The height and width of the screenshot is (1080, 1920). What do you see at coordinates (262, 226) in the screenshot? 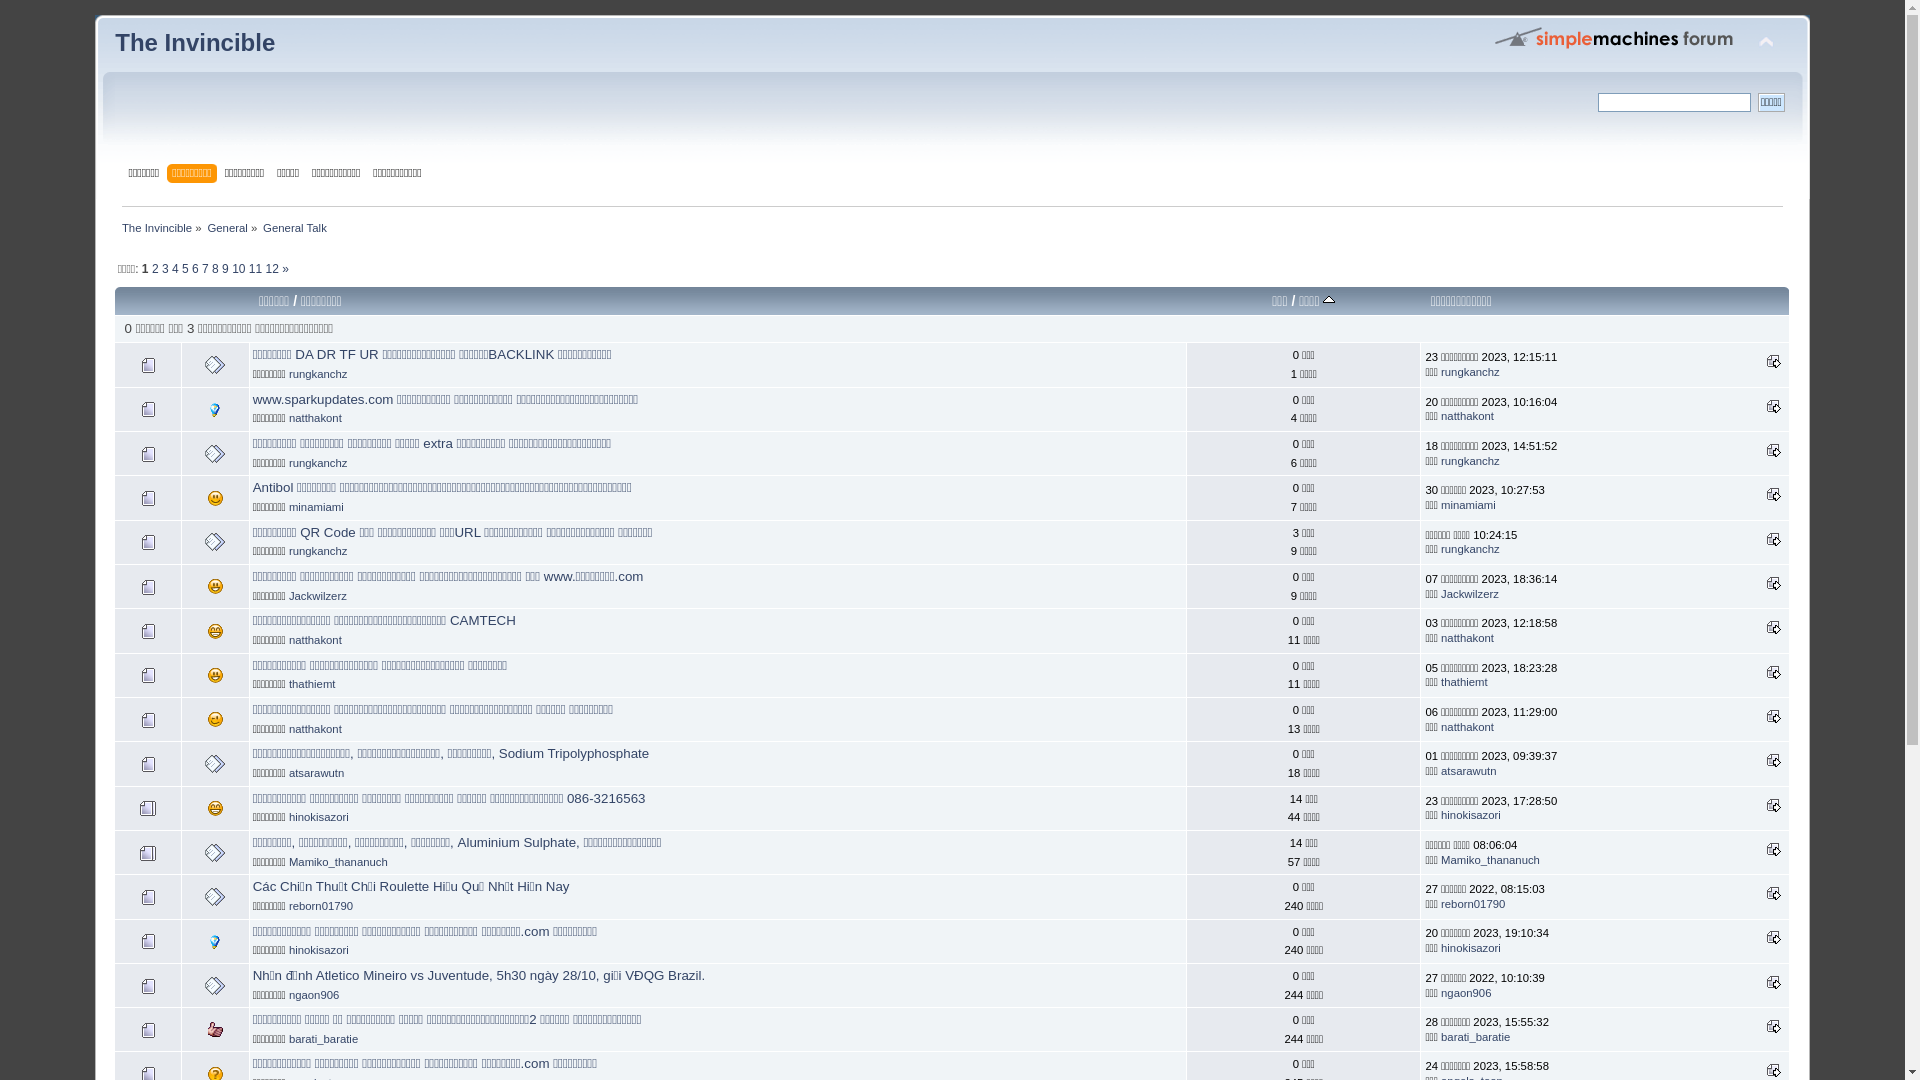
I see `'General Talk'` at bounding box center [262, 226].